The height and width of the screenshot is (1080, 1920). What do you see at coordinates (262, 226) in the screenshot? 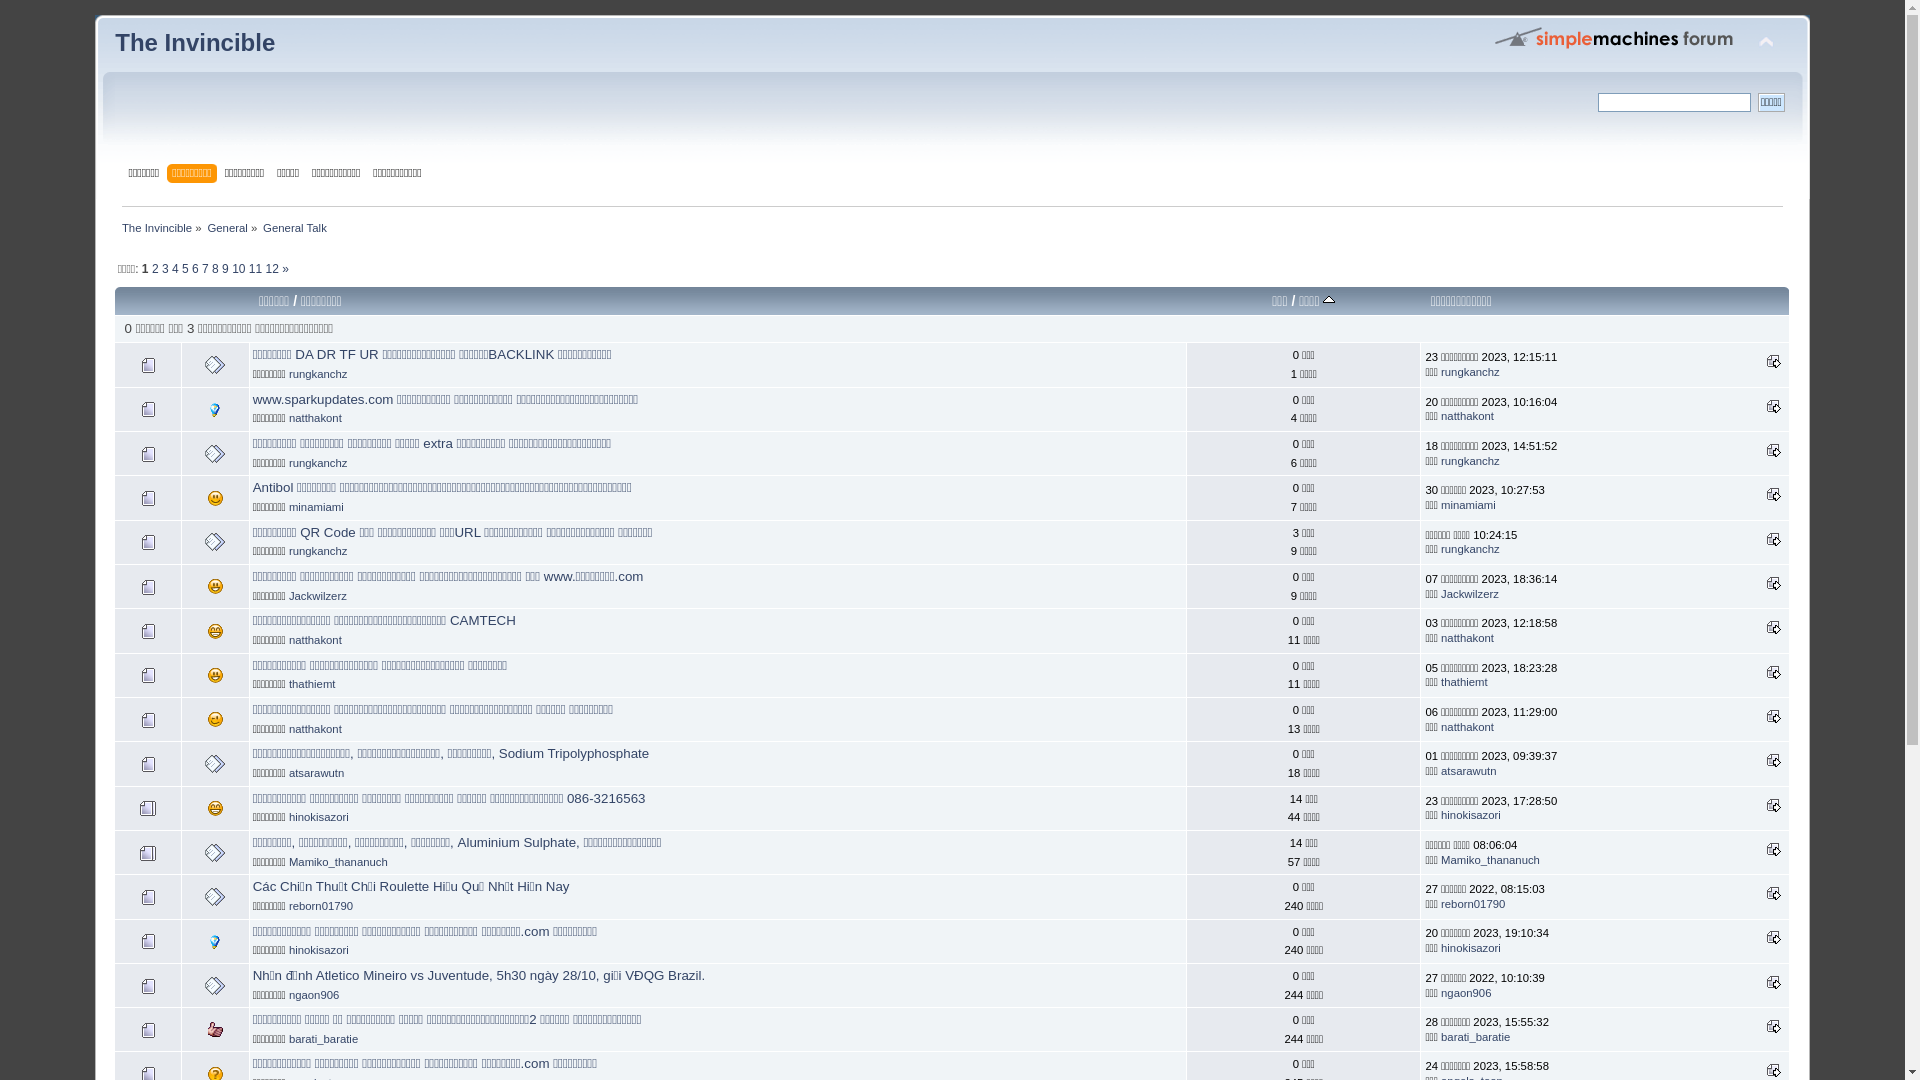
I see `'General Talk'` at bounding box center [262, 226].